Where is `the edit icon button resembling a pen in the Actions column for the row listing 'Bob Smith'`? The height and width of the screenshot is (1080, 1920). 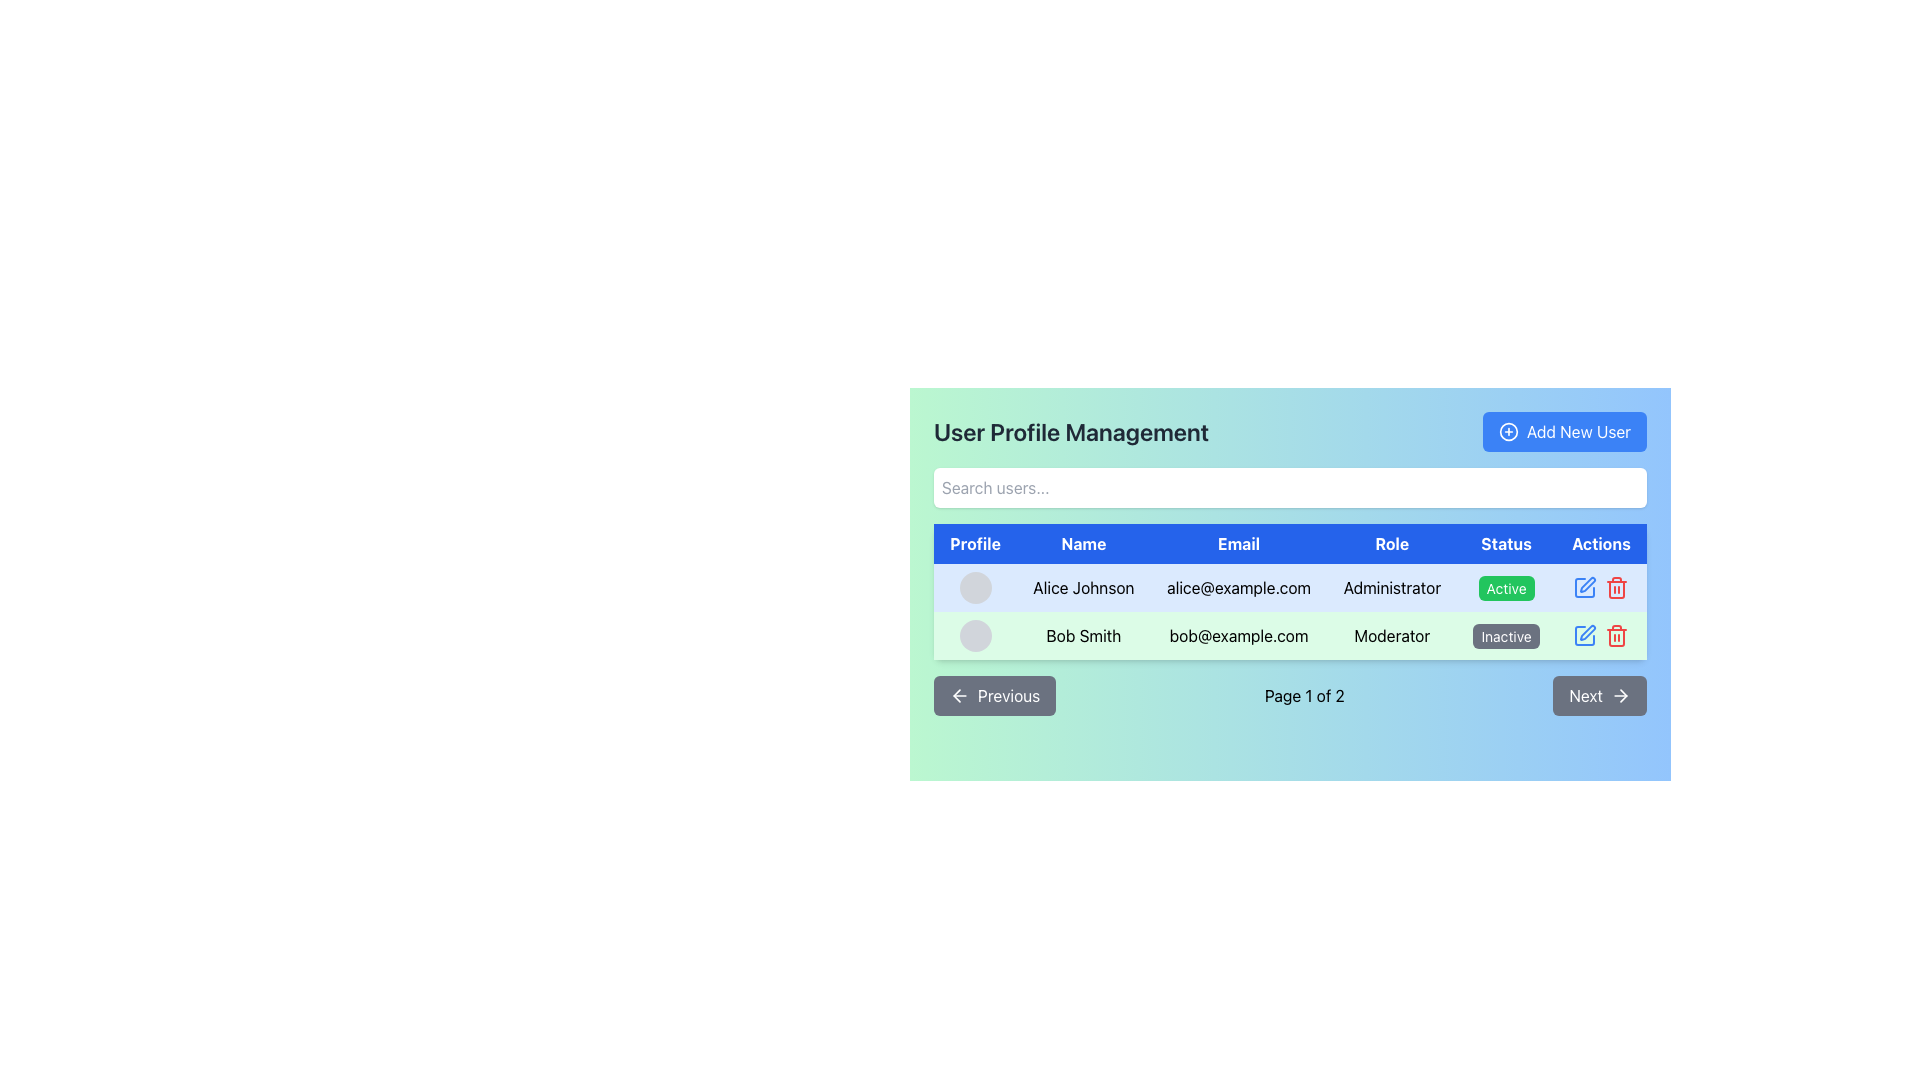 the edit icon button resembling a pen in the Actions column for the row listing 'Bob Smith' is located at coordinates (1587, 632).